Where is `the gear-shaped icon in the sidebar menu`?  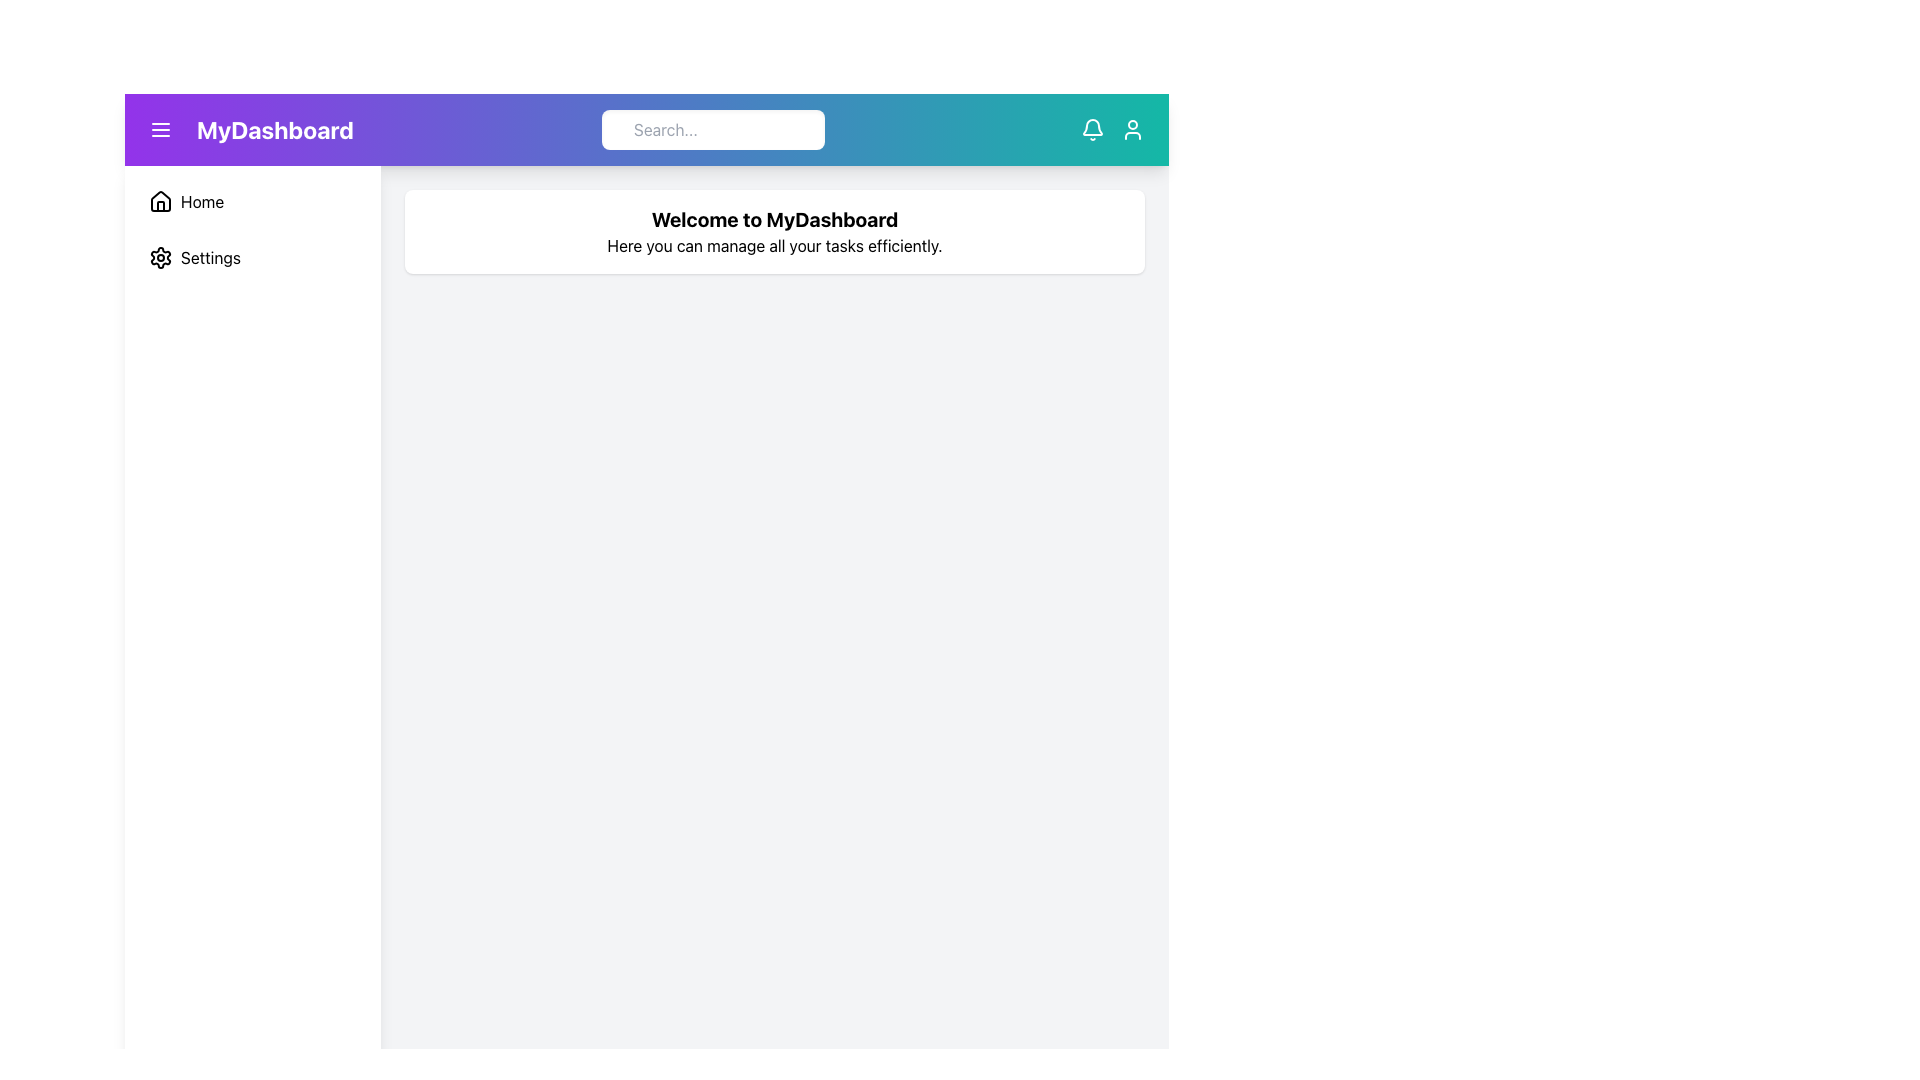
the gear-shaped icon in the sidebar menu is located at coordinates (161, 257).